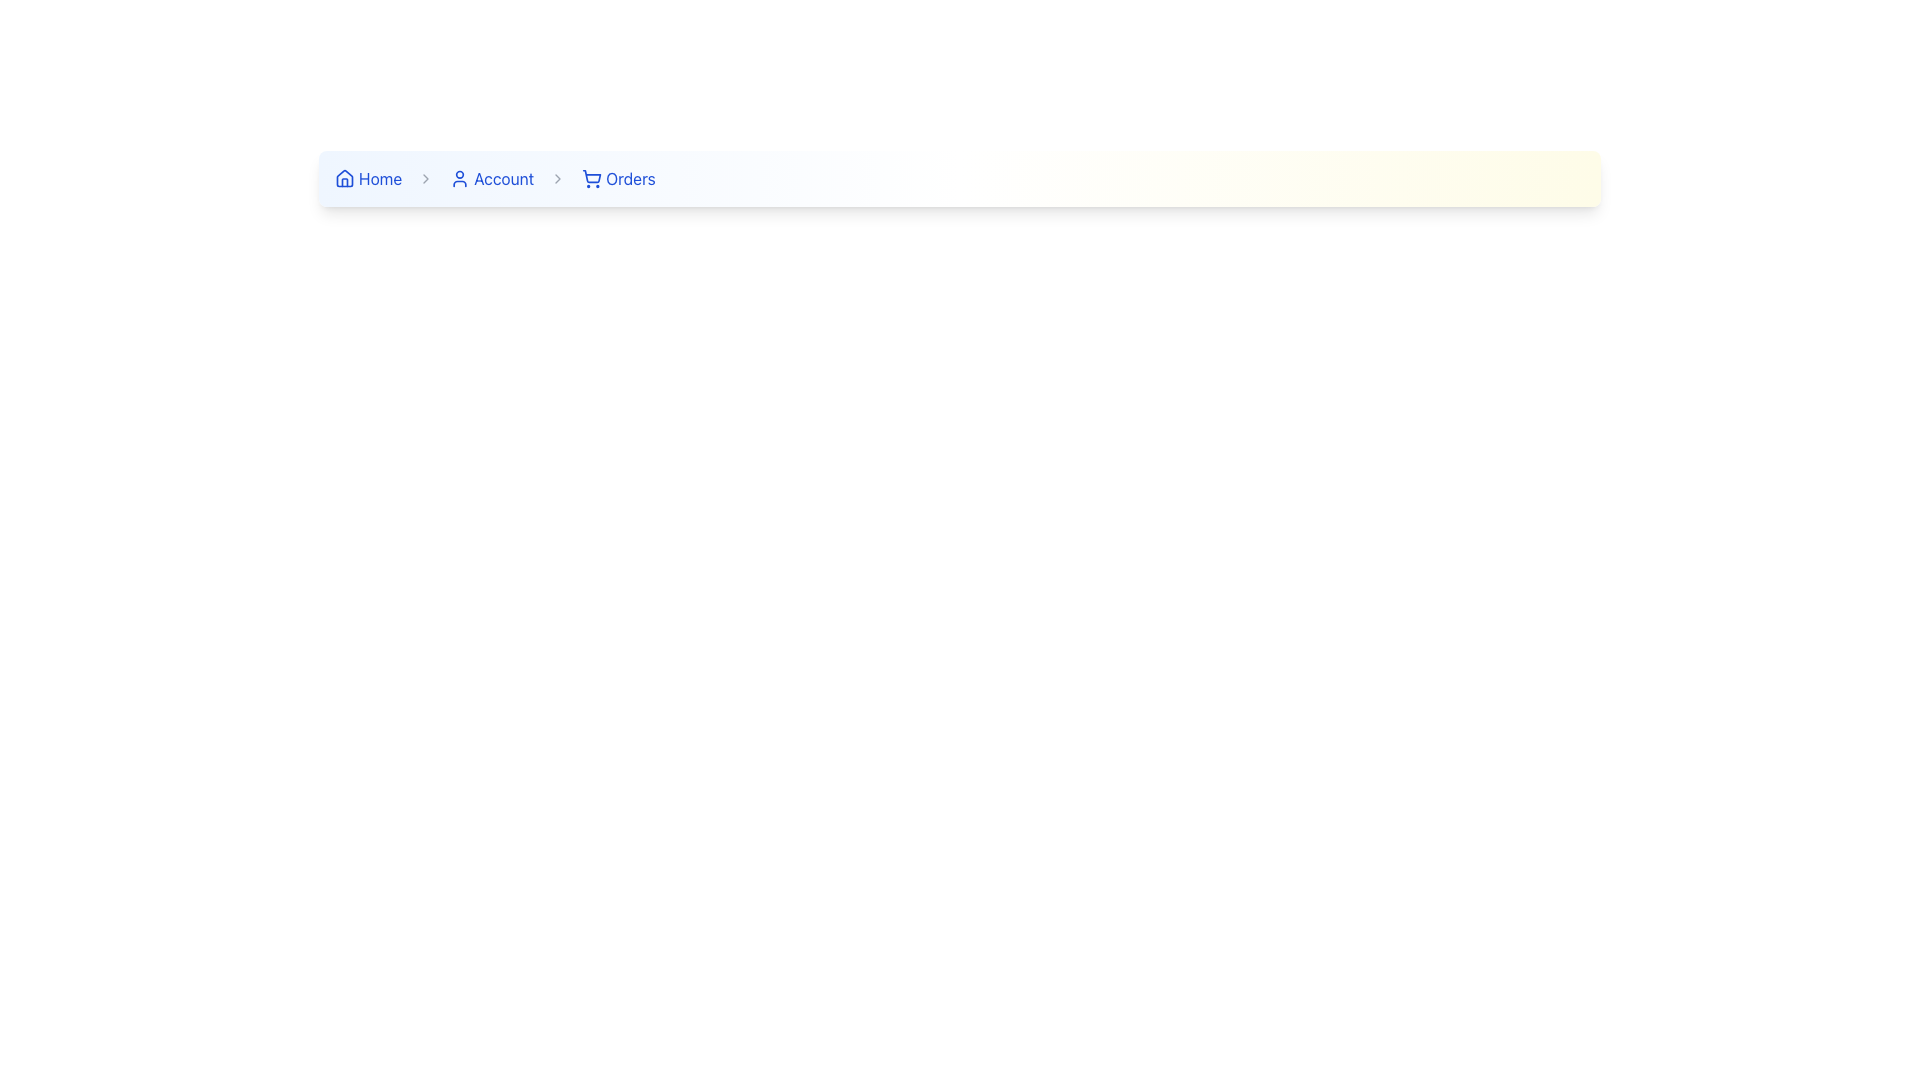 The width and height of the screenshot is (1920, 1080). Describe the element at coordinates (368, 177) in the screenshot. I see `the 'Home' button, which is the first item in the navigation bar` at that location.